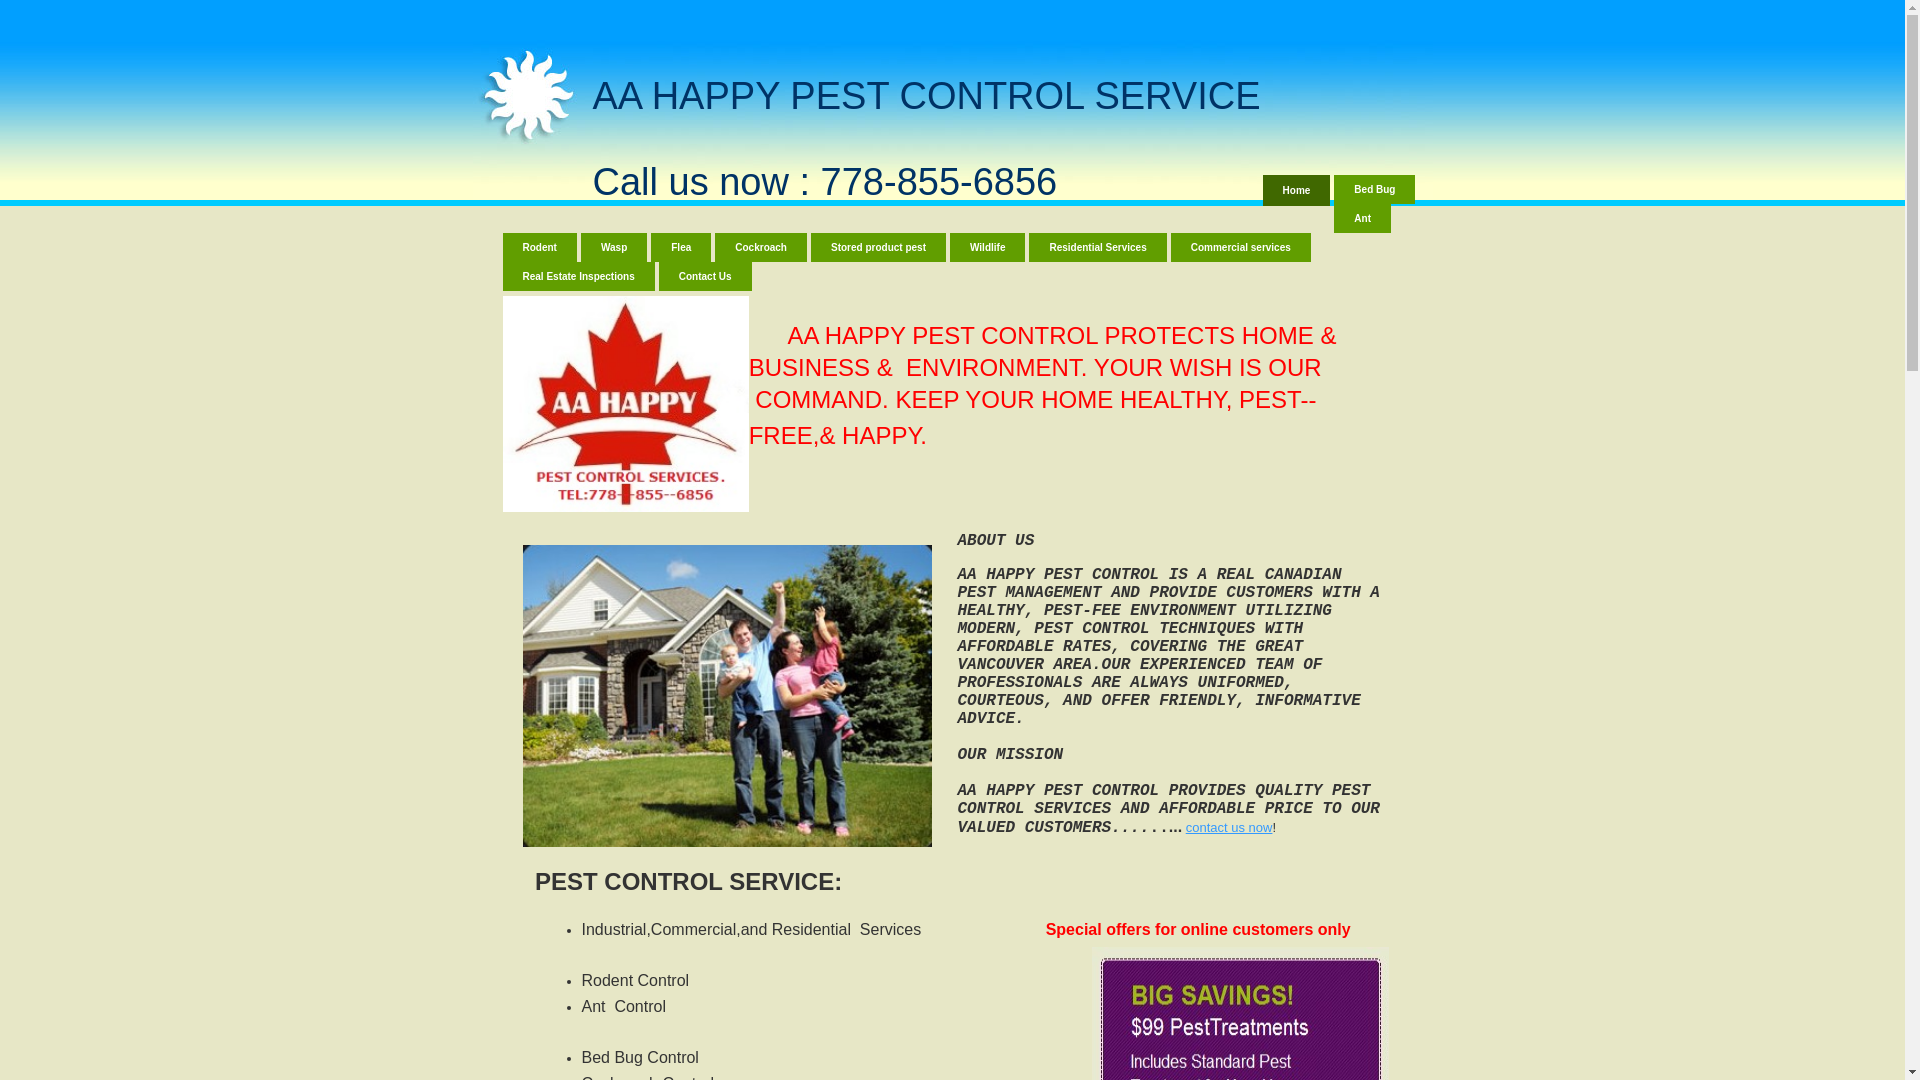  Describe the element at coordinates (576, 276) in the screenshot. I see `'Real Estate Inspections'` at that location.